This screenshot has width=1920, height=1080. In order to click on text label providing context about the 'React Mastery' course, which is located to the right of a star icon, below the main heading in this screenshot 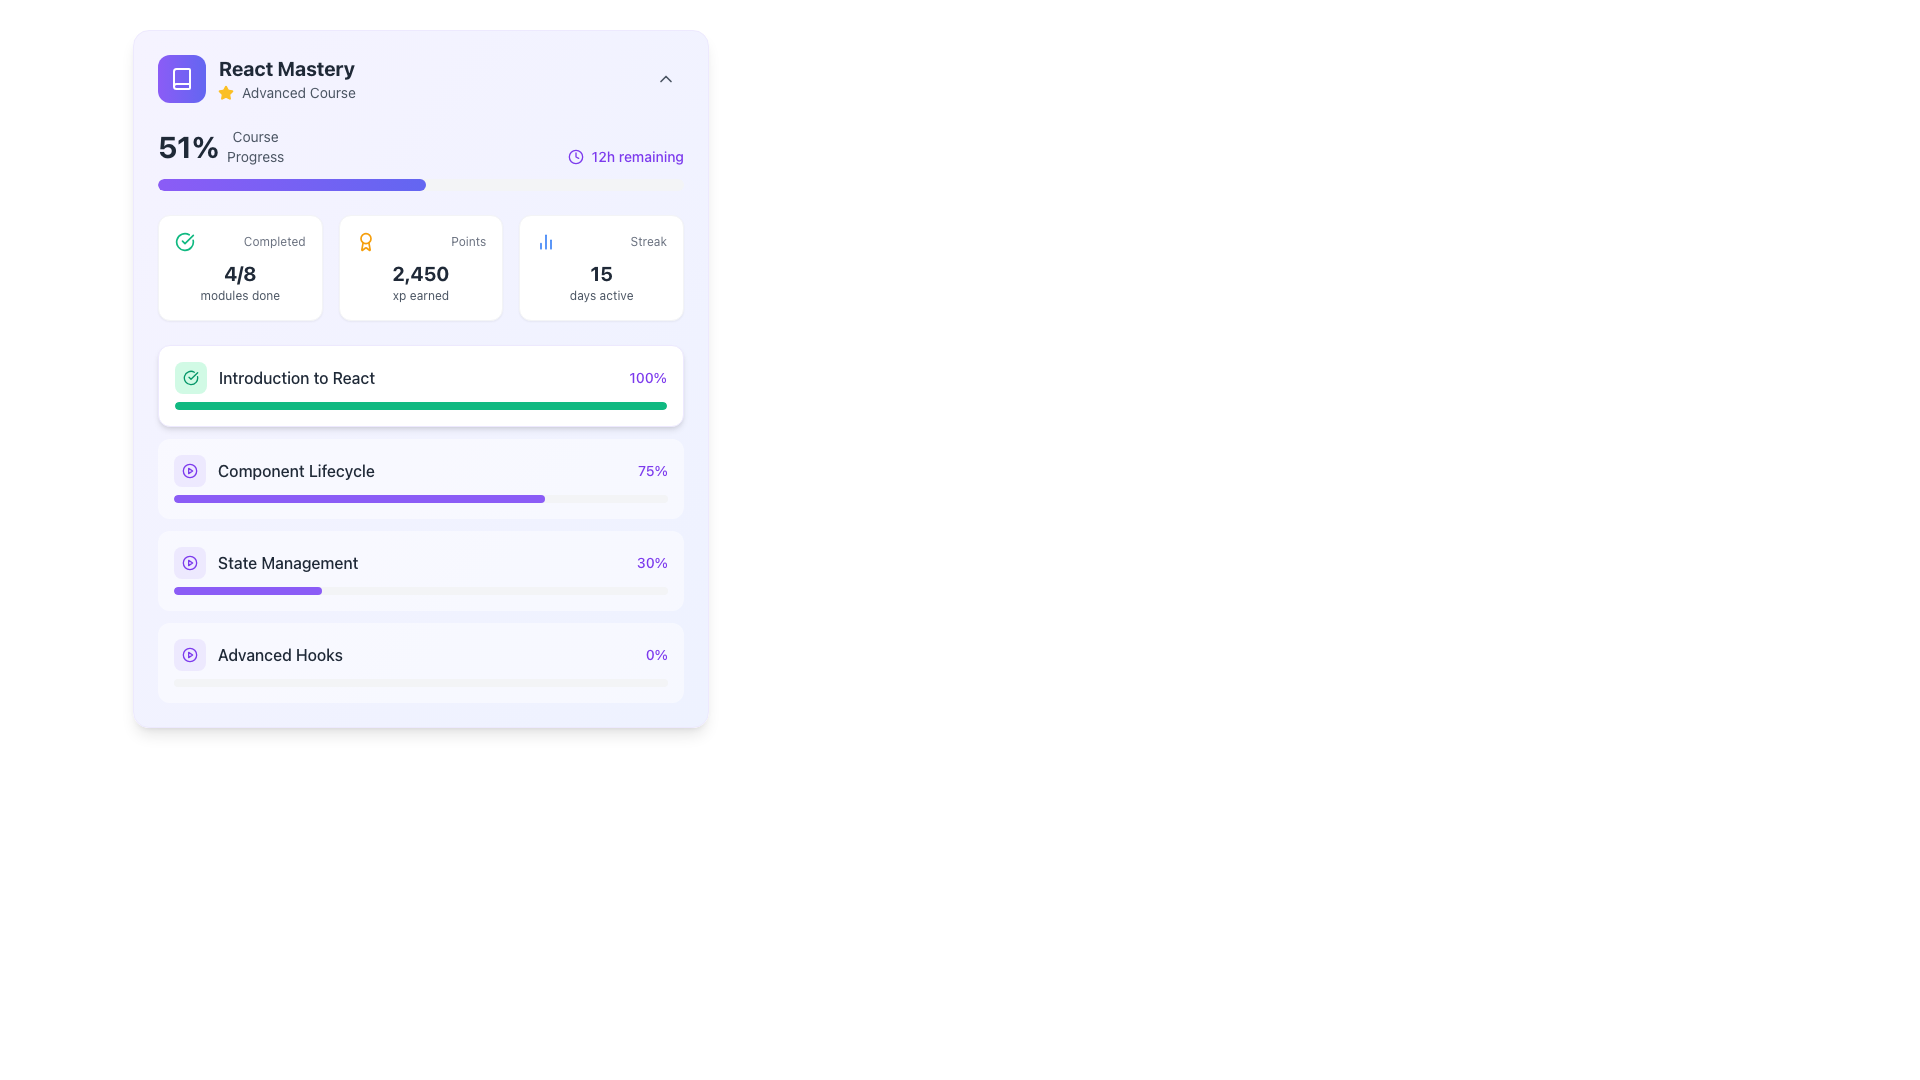, I will do `click(297, 92)`.